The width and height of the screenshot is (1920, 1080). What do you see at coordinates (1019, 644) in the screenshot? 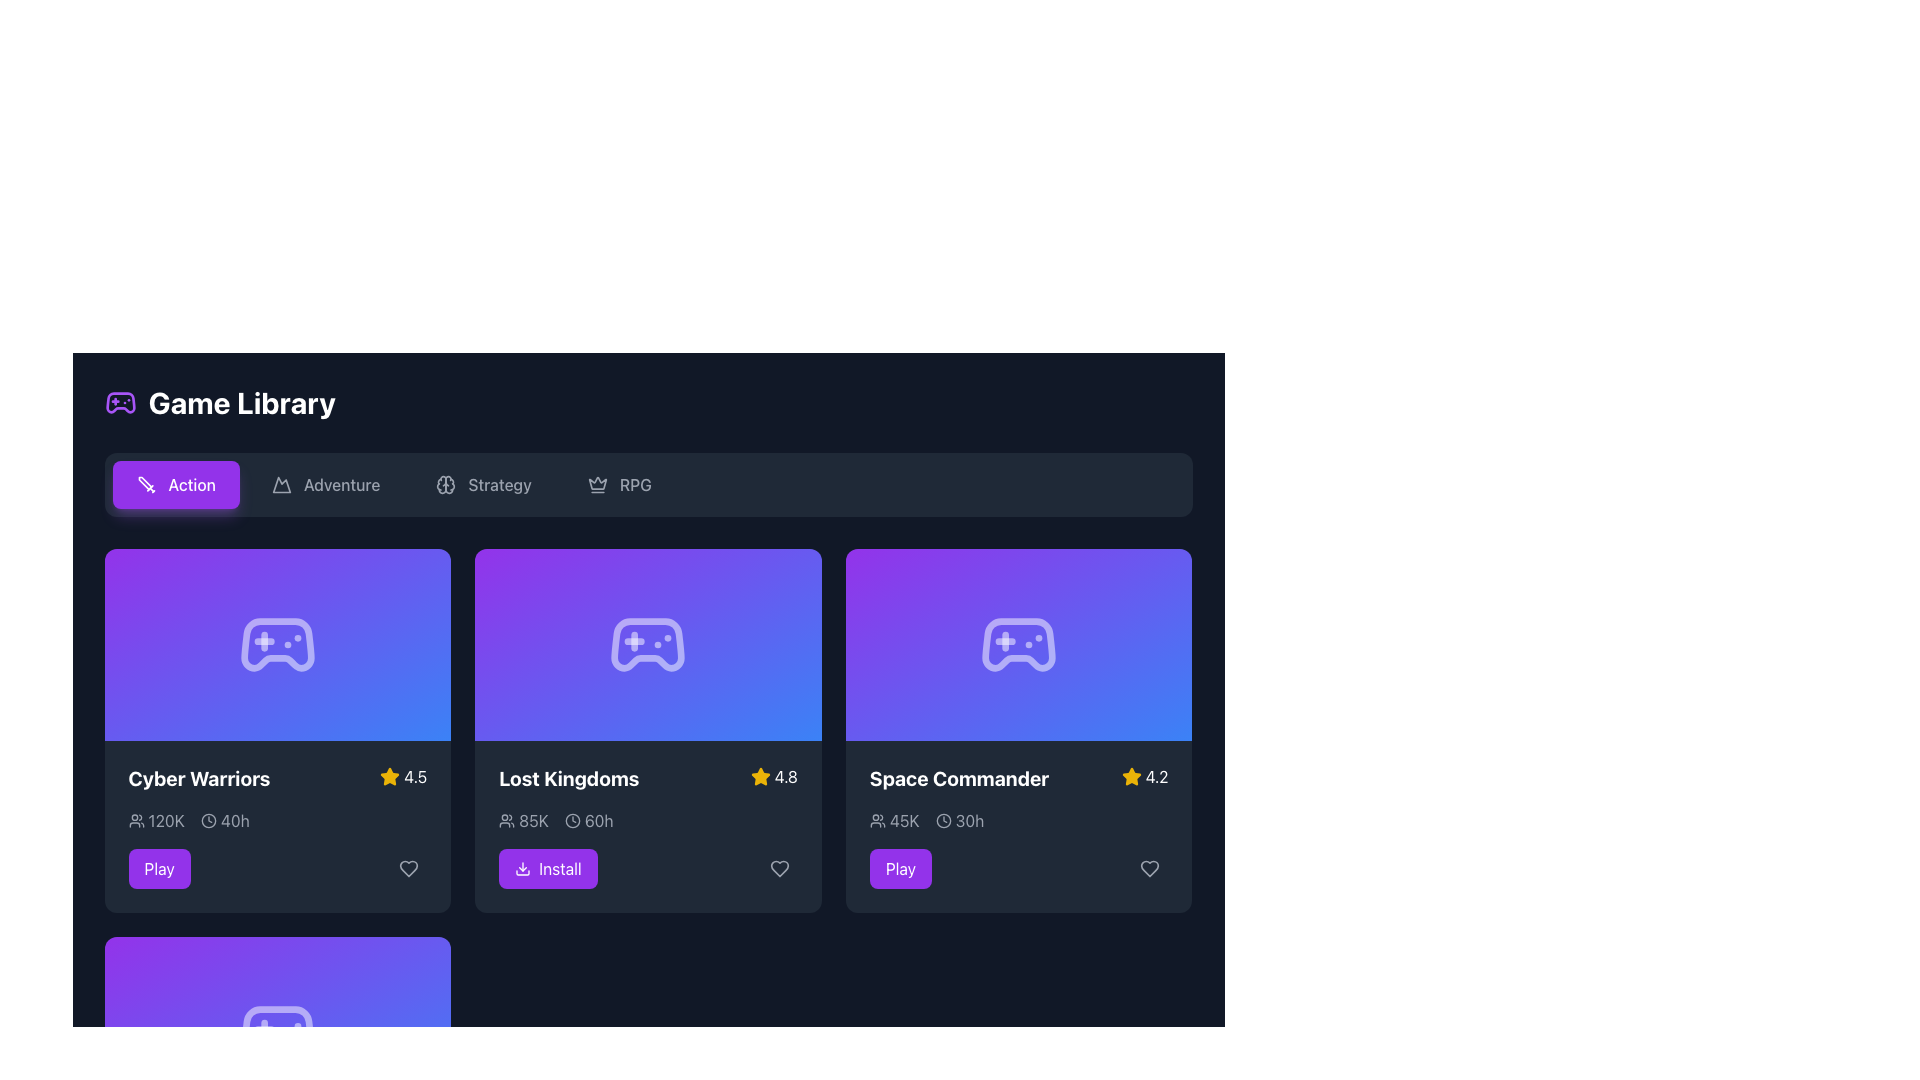
I see `the visual representation of the 'Space Commander' game located in the third column of the game library interface` at bounding box center [1019, 644].